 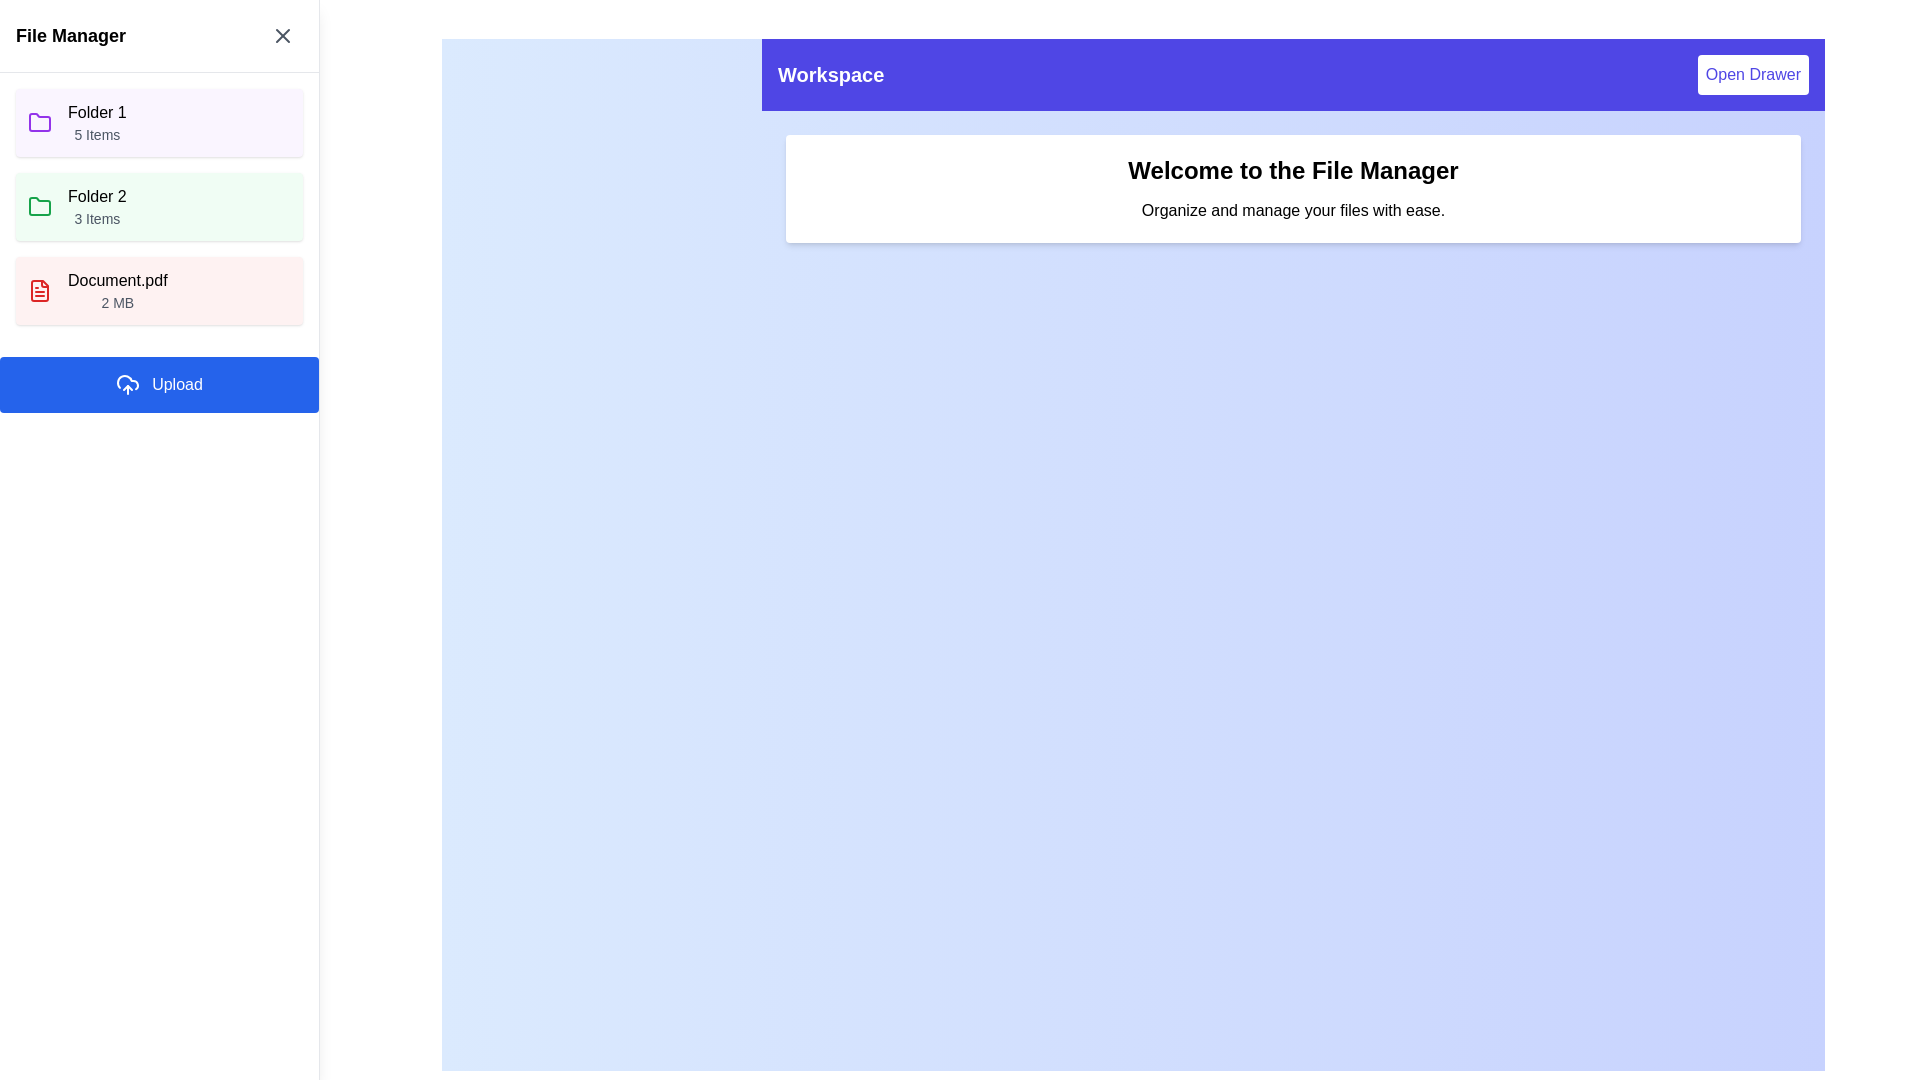 What do you see at coordinates (96, 219) in the screenshot?
I see `information displayed in the Text label that shows the number of items in 'Folder 2', positioned in the left sidebar, below the folder title and above 'Document.pdf'` at bounding box center [96, 219].